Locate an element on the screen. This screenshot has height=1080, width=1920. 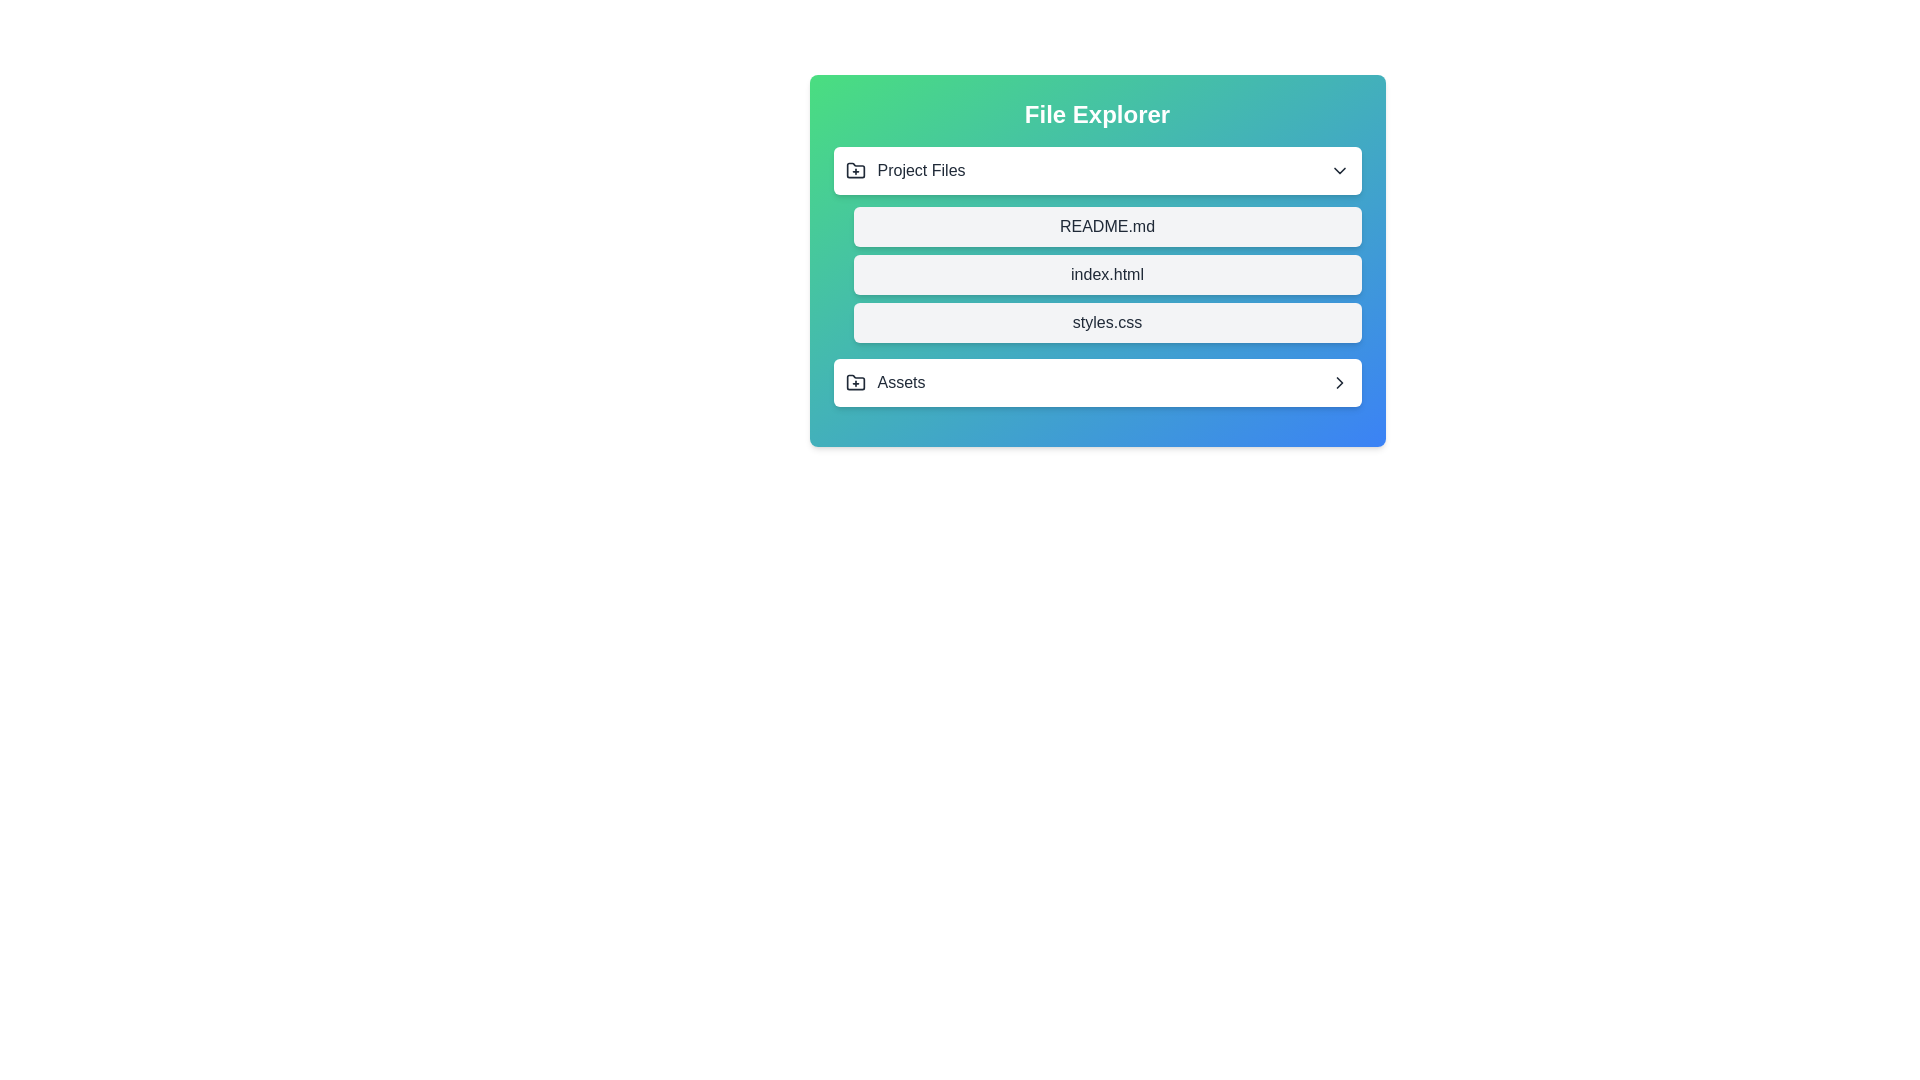
the right-pointing chevron icon located inside the 'Assets' folder row is located at coordinates (1339, 382).